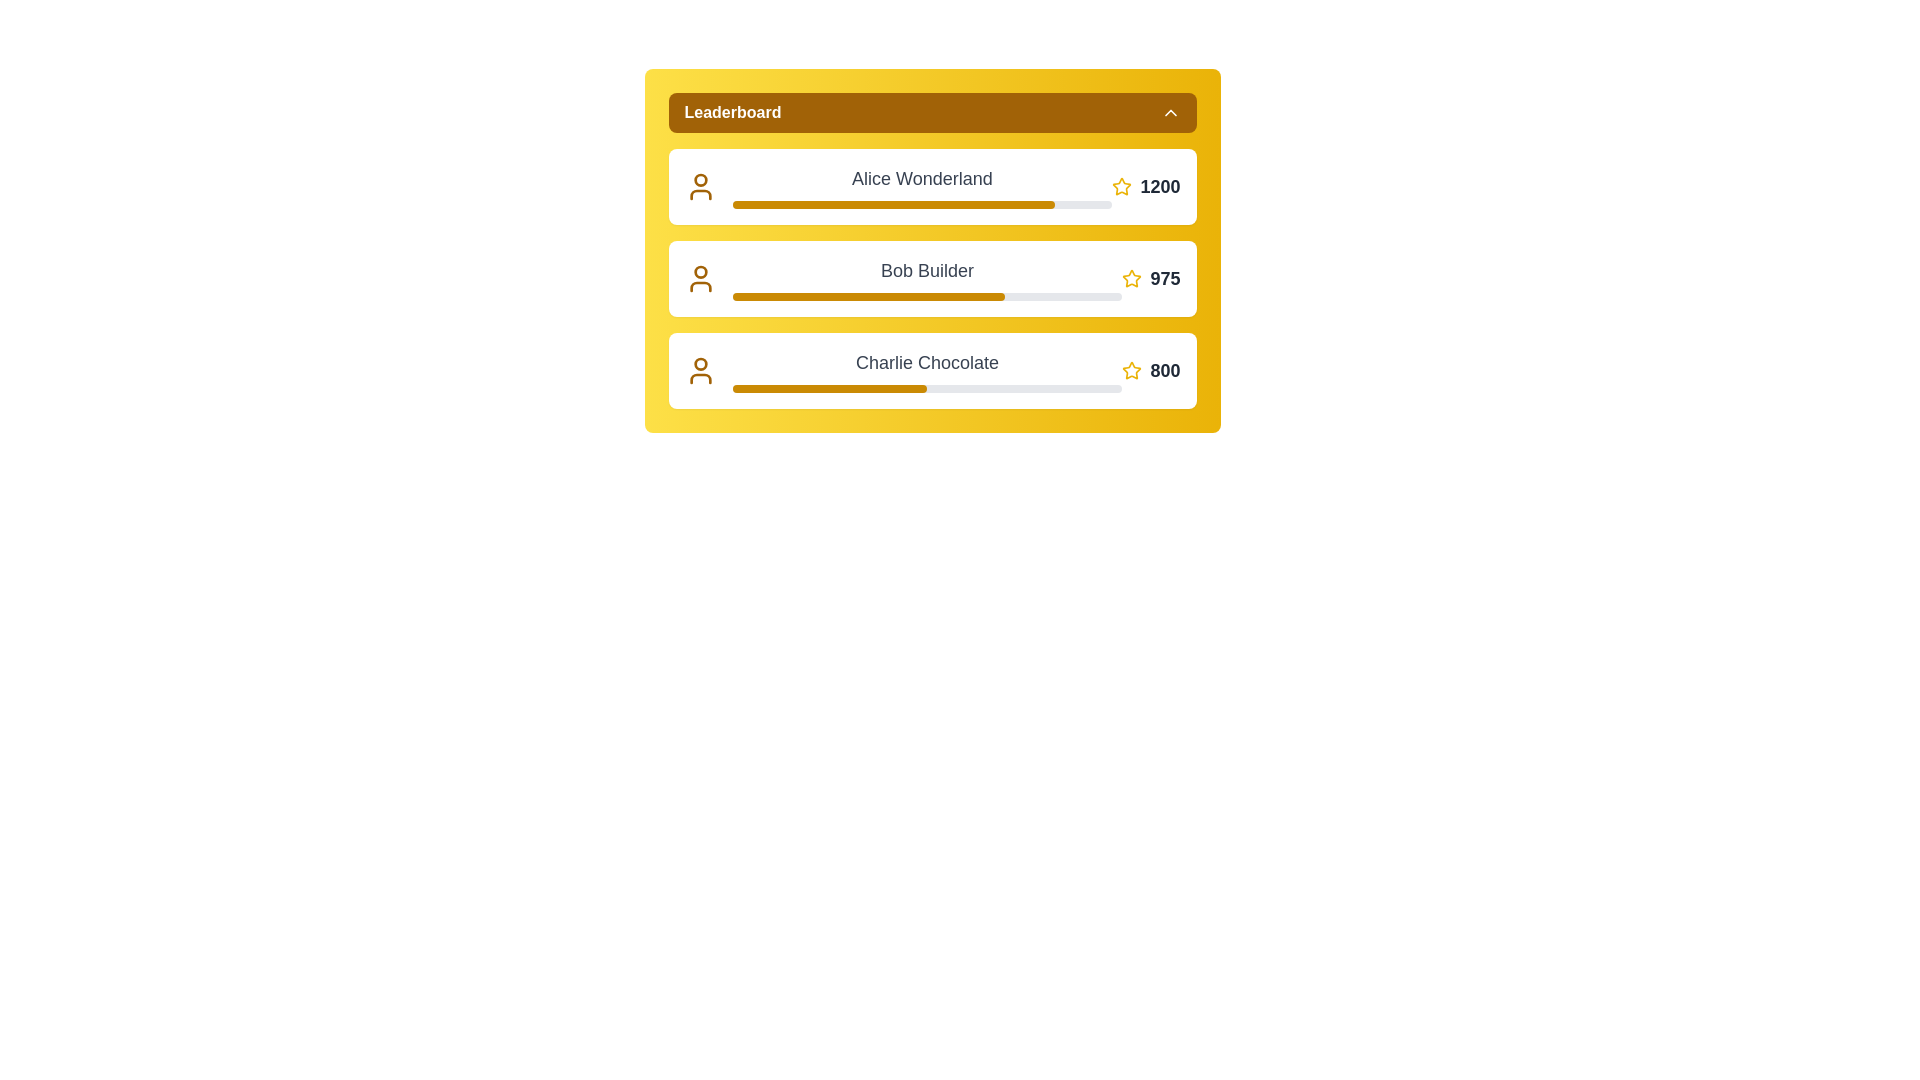 The width and height of the screenshot is (1920, 1080). Describe the element at coordinates (1132, 278) in the screenshot. I see `the star-shaped icon with a yellow border located next to the 'Bob Builder' section in the leaderboard interface` at that location.